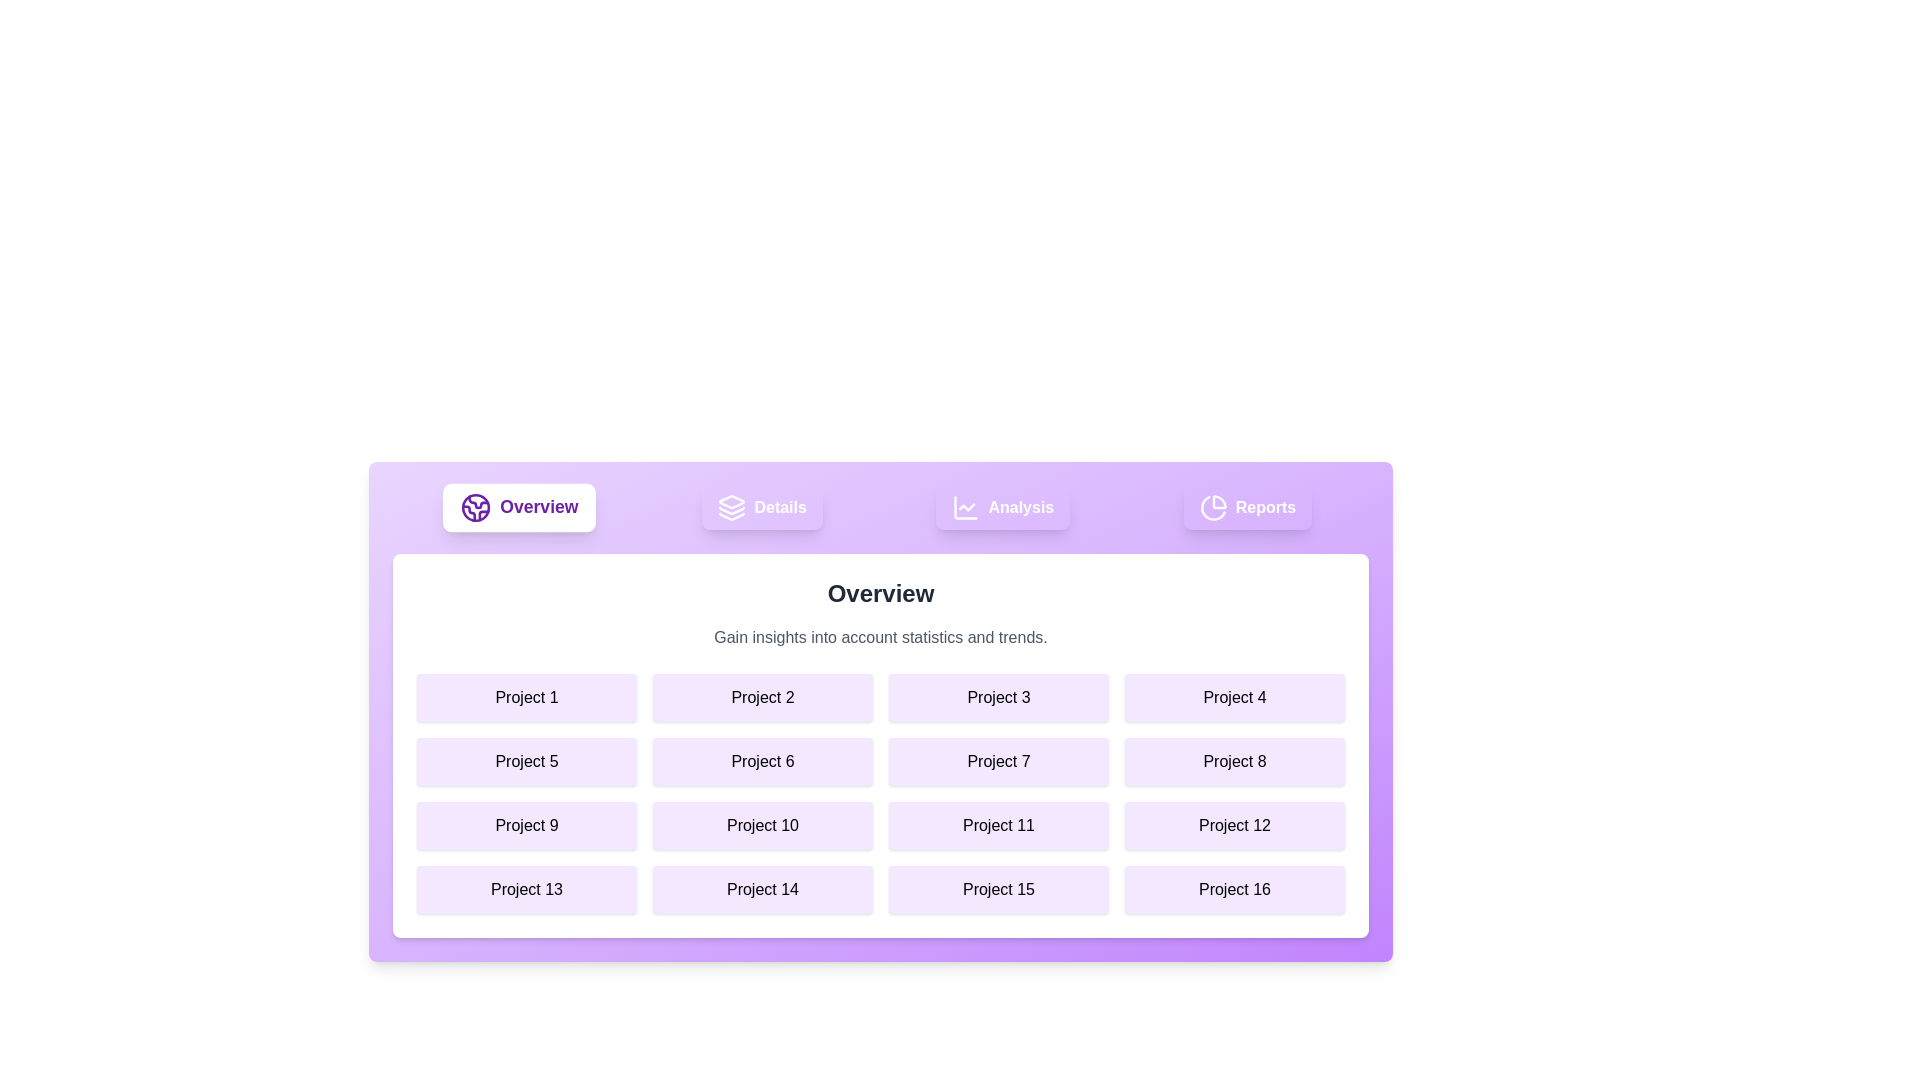 This screenshot has width=1920, height=1080. What do you see at coordinates (761, 507) in the screenshot?
I see `the element labeled Details` at bounding box center [761, 507].